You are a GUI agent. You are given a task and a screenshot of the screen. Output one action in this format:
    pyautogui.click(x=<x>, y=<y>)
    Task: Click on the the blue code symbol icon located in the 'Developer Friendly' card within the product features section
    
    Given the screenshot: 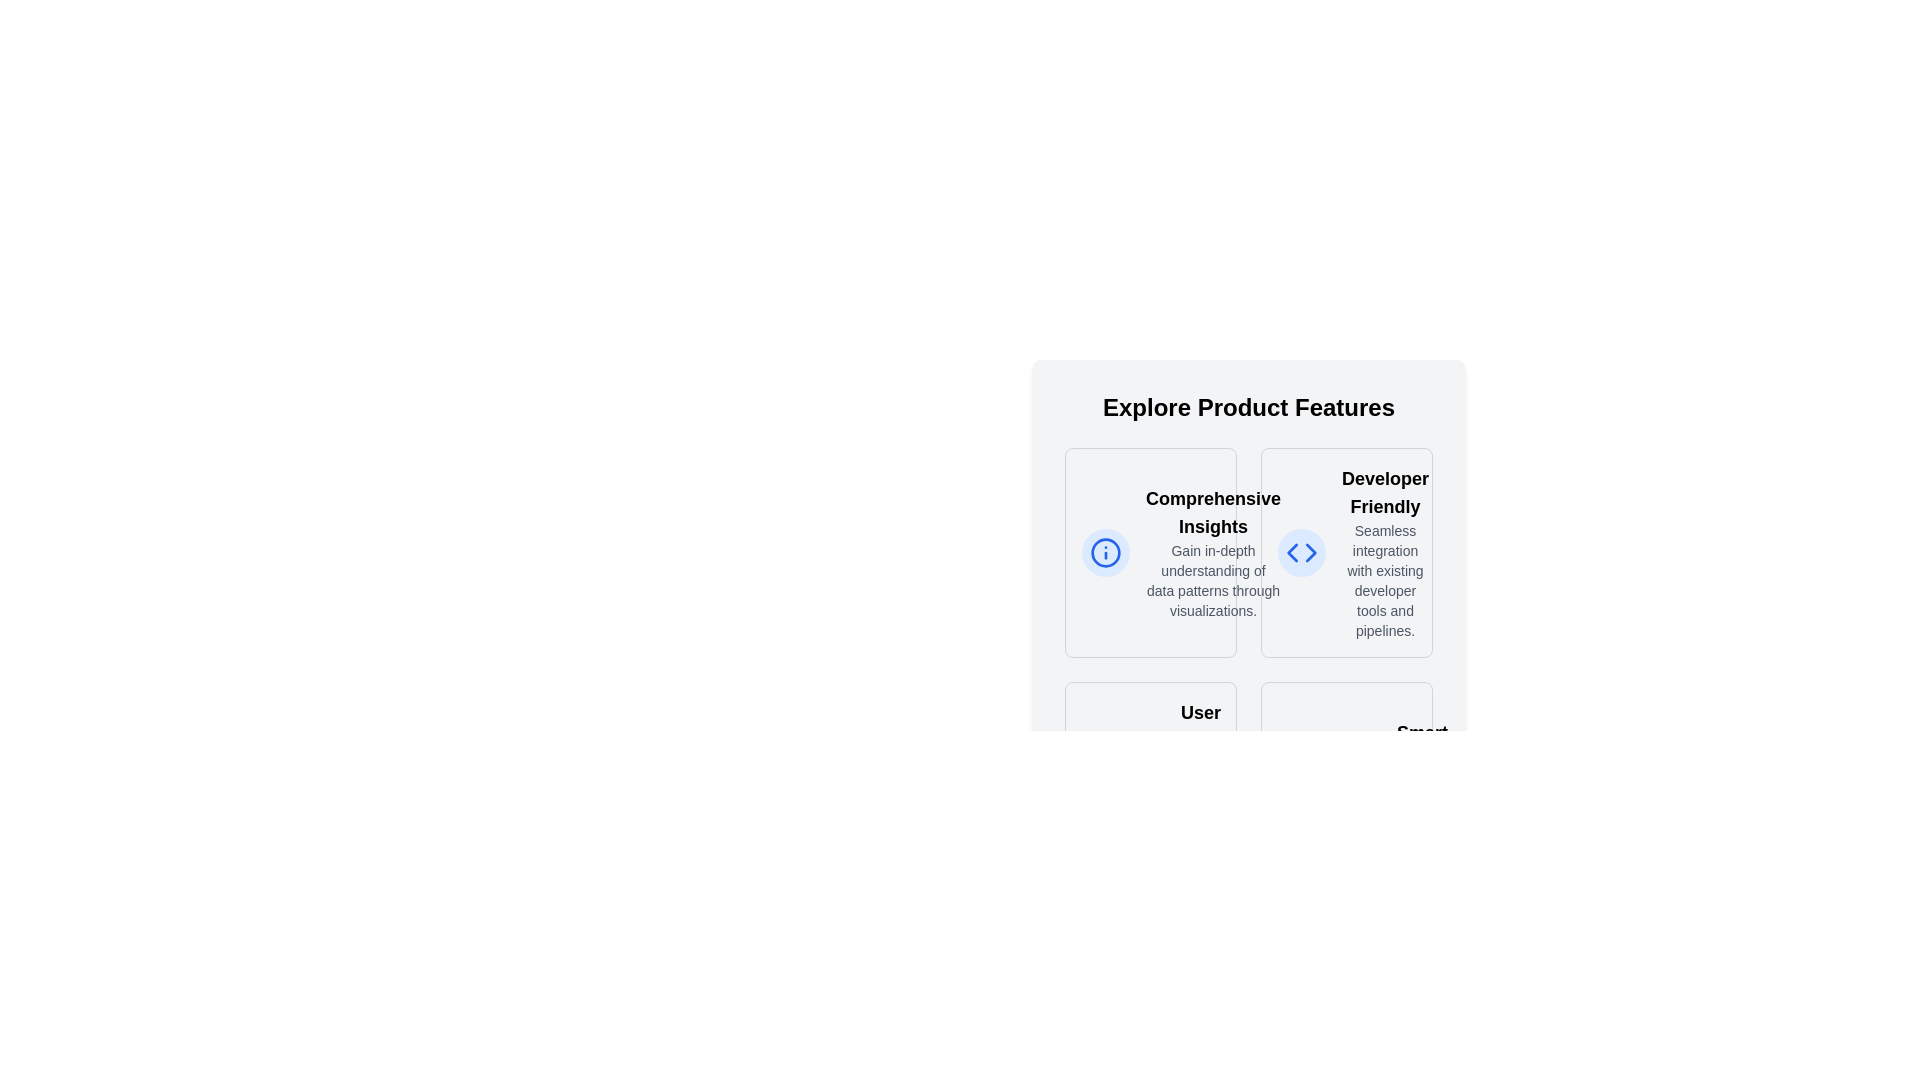 What is the action you would take?
    pyautogui.click(x=1301, y=552)
    